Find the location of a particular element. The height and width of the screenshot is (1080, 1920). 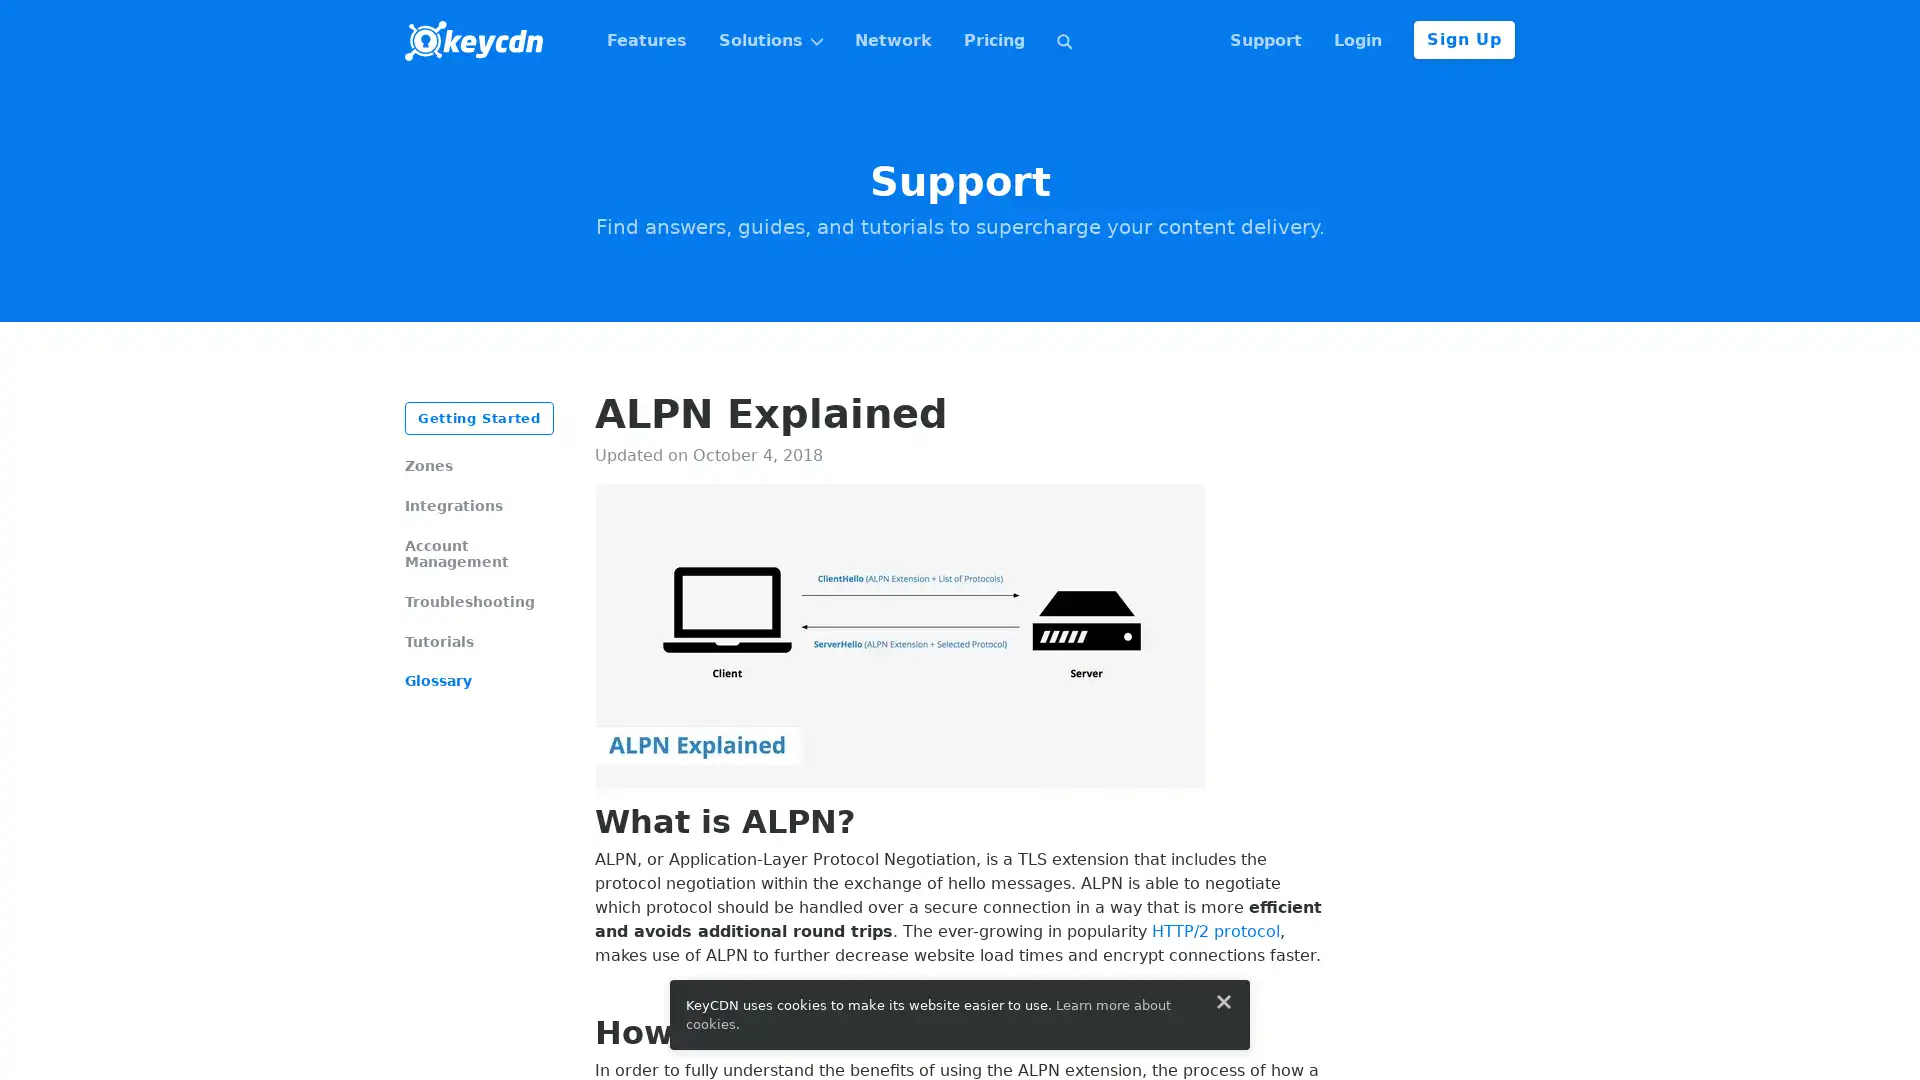

Solutions is located at coordinates (769, 41).